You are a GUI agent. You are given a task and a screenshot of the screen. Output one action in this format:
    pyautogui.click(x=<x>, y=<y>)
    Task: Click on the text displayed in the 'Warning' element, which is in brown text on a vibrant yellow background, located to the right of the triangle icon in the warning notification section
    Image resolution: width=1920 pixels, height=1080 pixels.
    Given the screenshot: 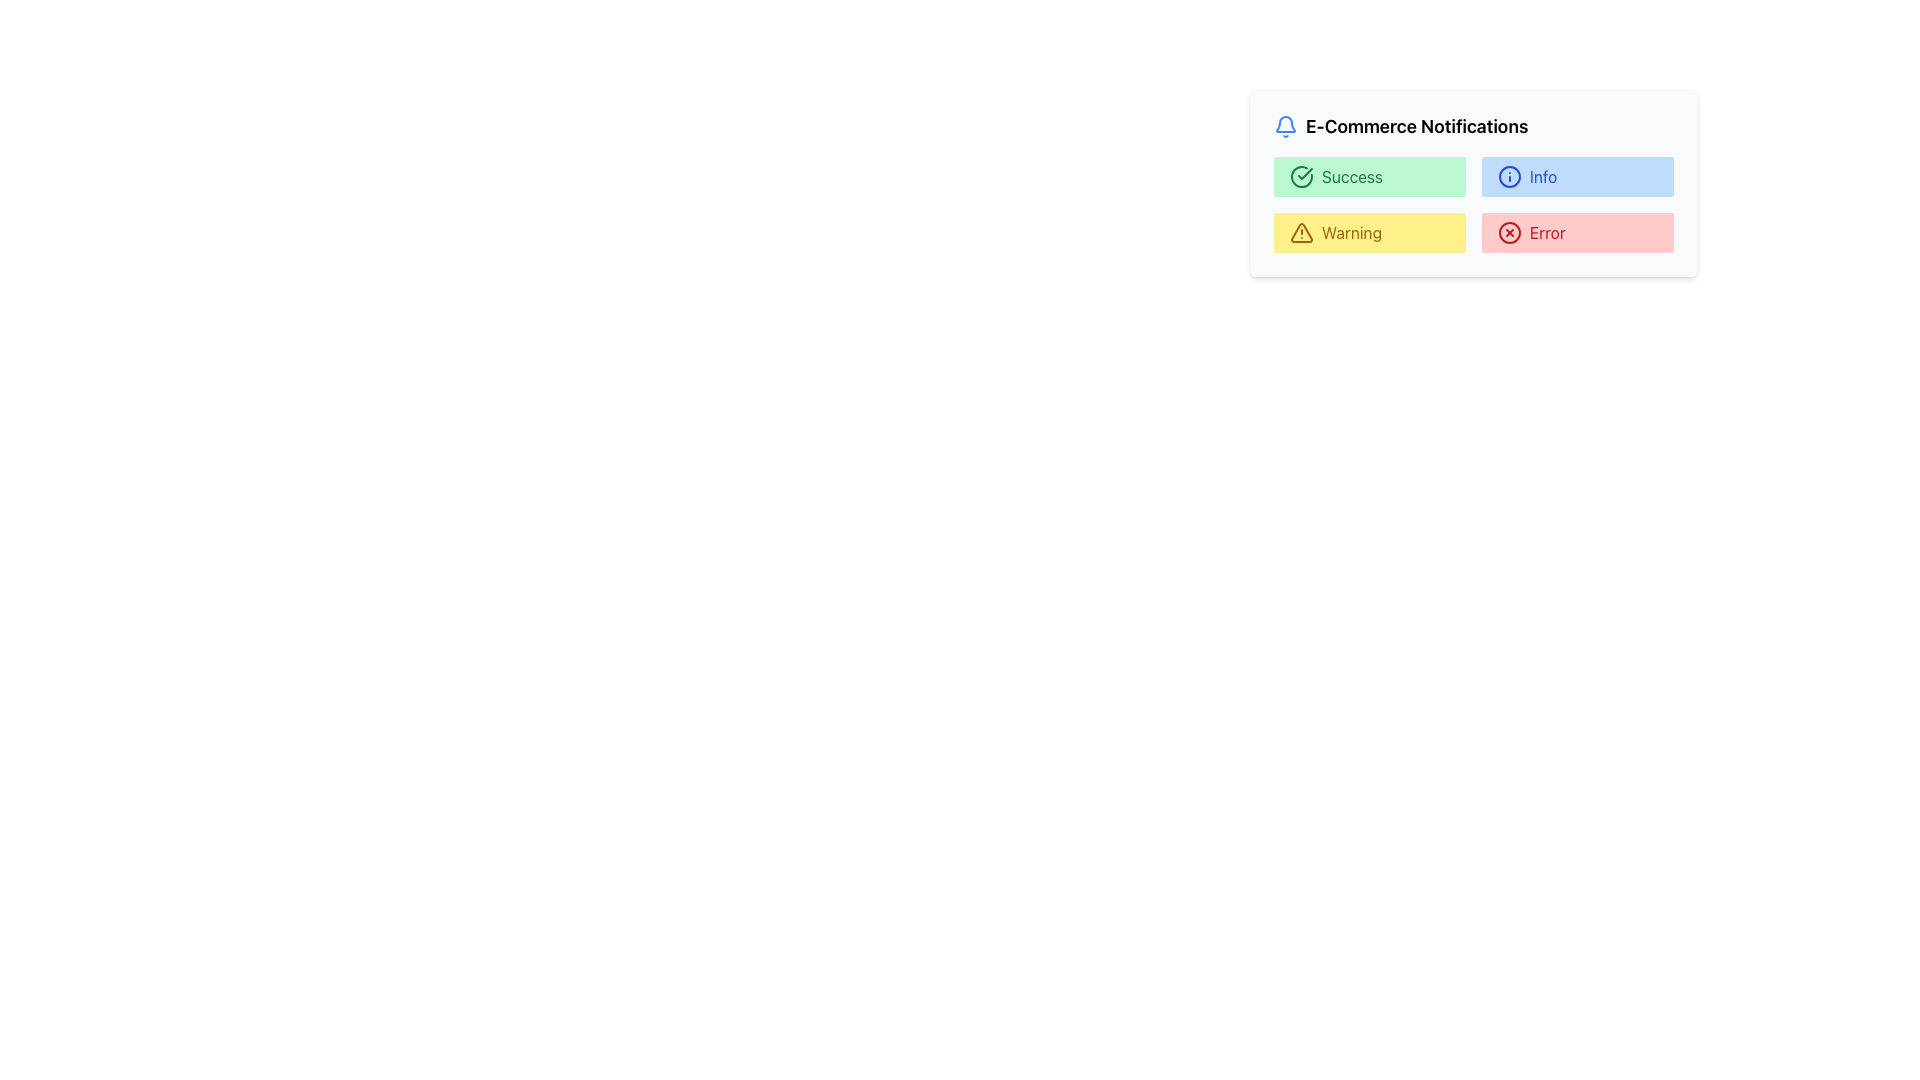 What is the action you would take?
    pyautogui.click(x=1352, y=231)
    